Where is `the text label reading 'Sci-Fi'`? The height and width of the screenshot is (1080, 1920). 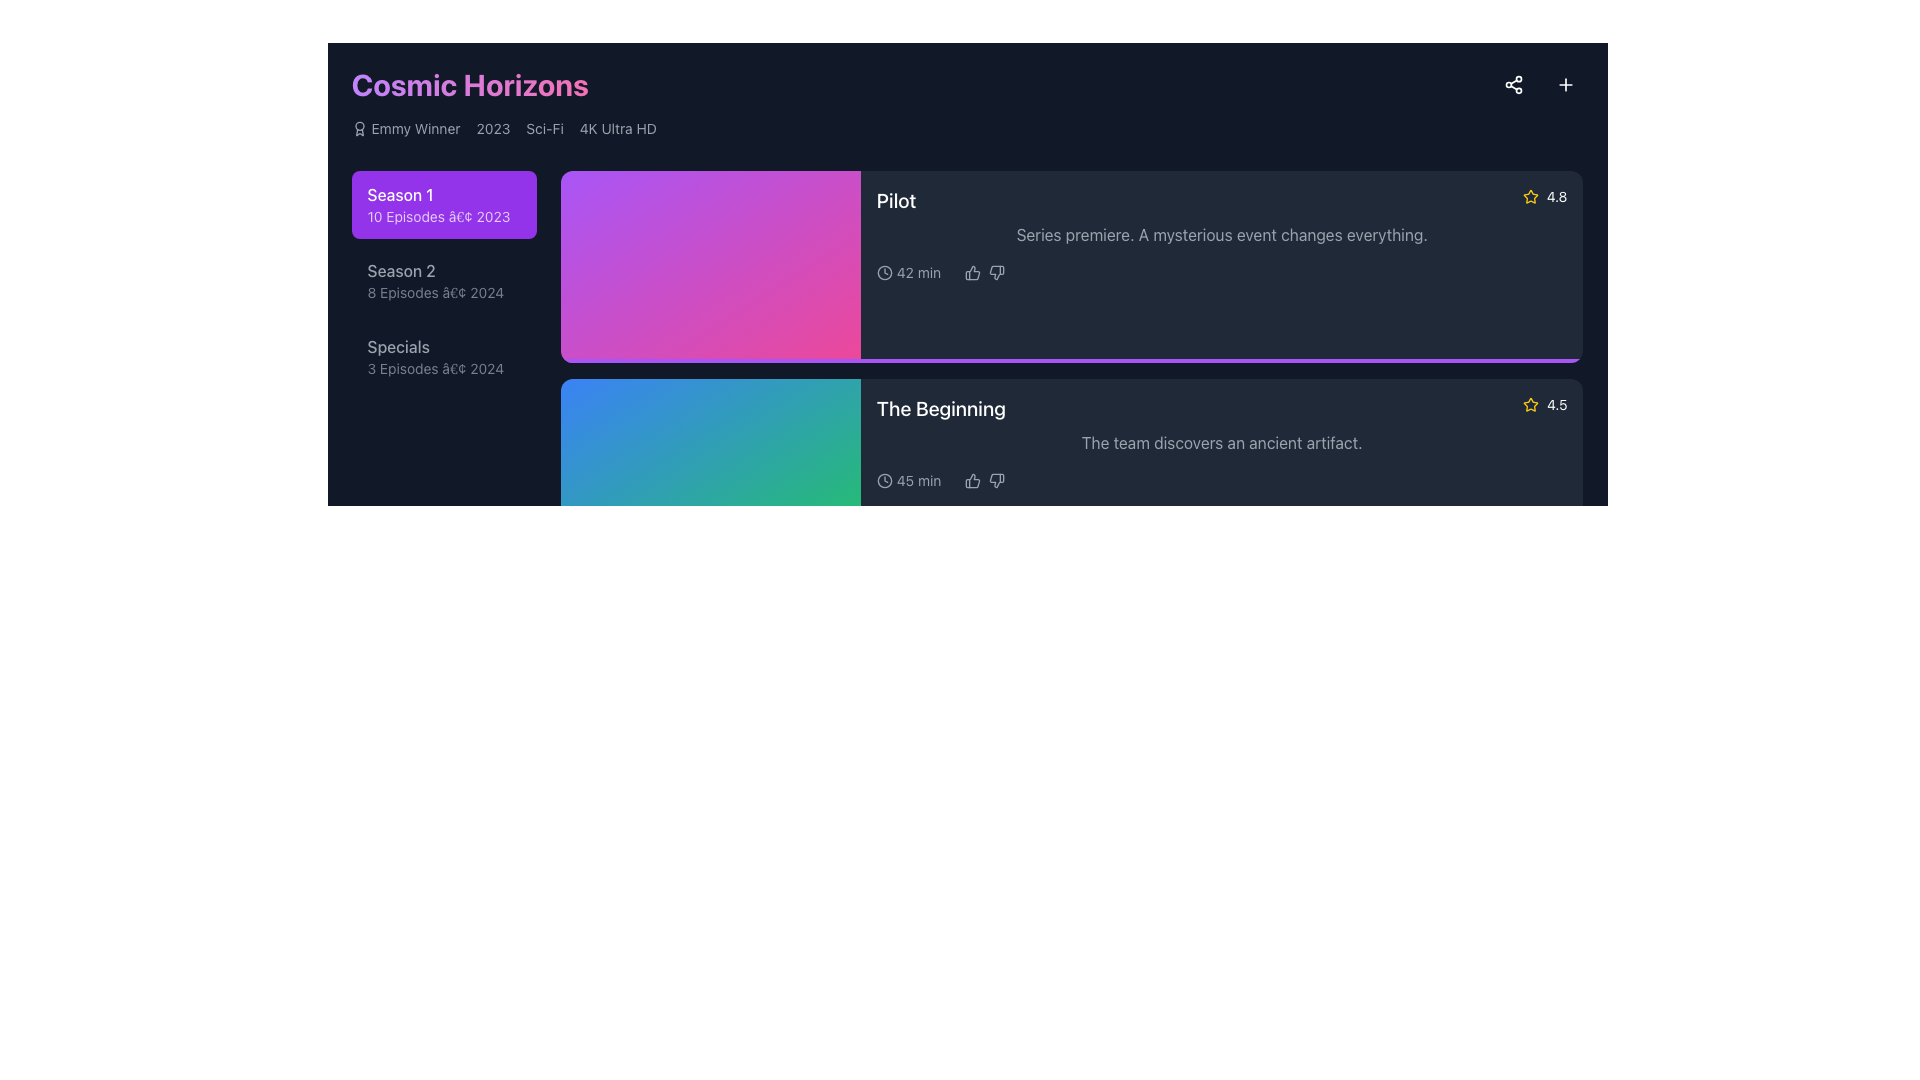 the text label reading 'Sci-Fi' is located at coordinates (545, 128).